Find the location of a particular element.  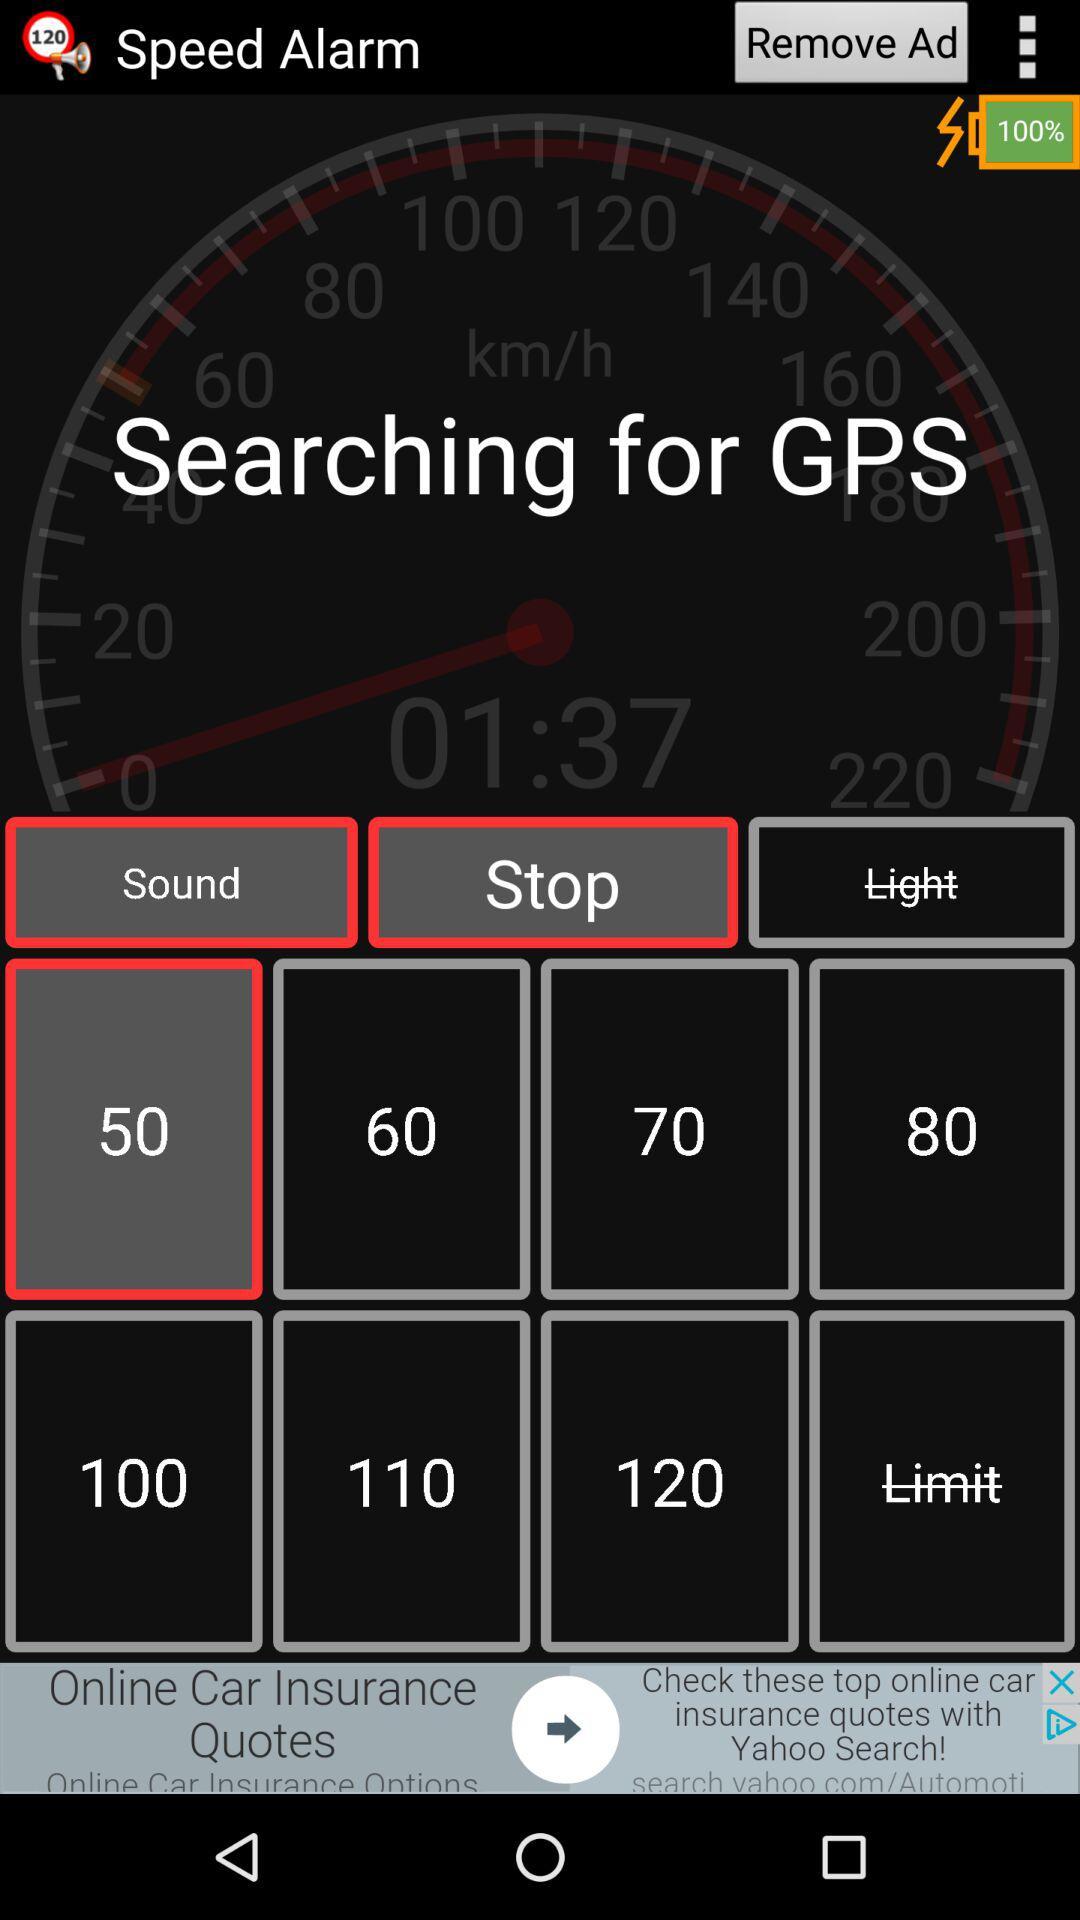

show options is located at coordinates (1027, 47).